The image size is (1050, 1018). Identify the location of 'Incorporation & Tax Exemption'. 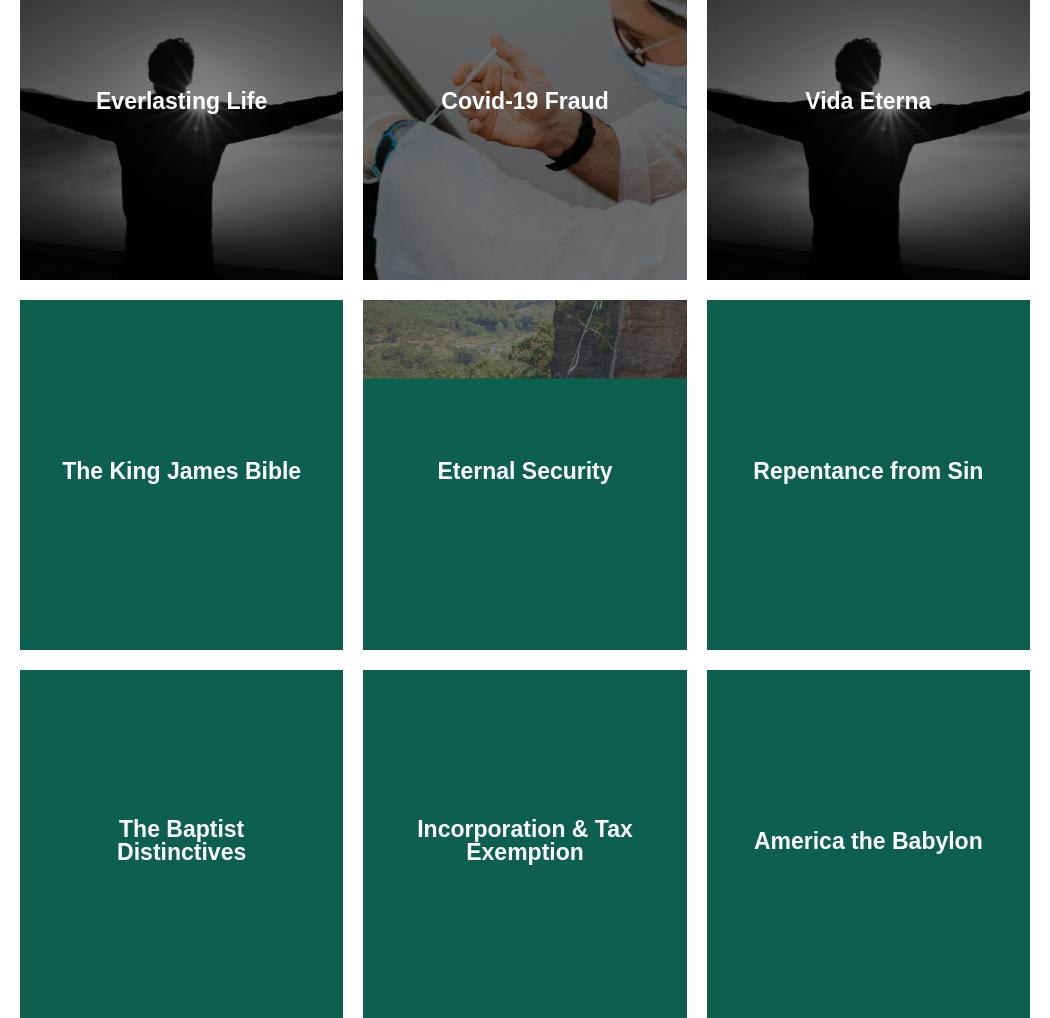
(523, 839).